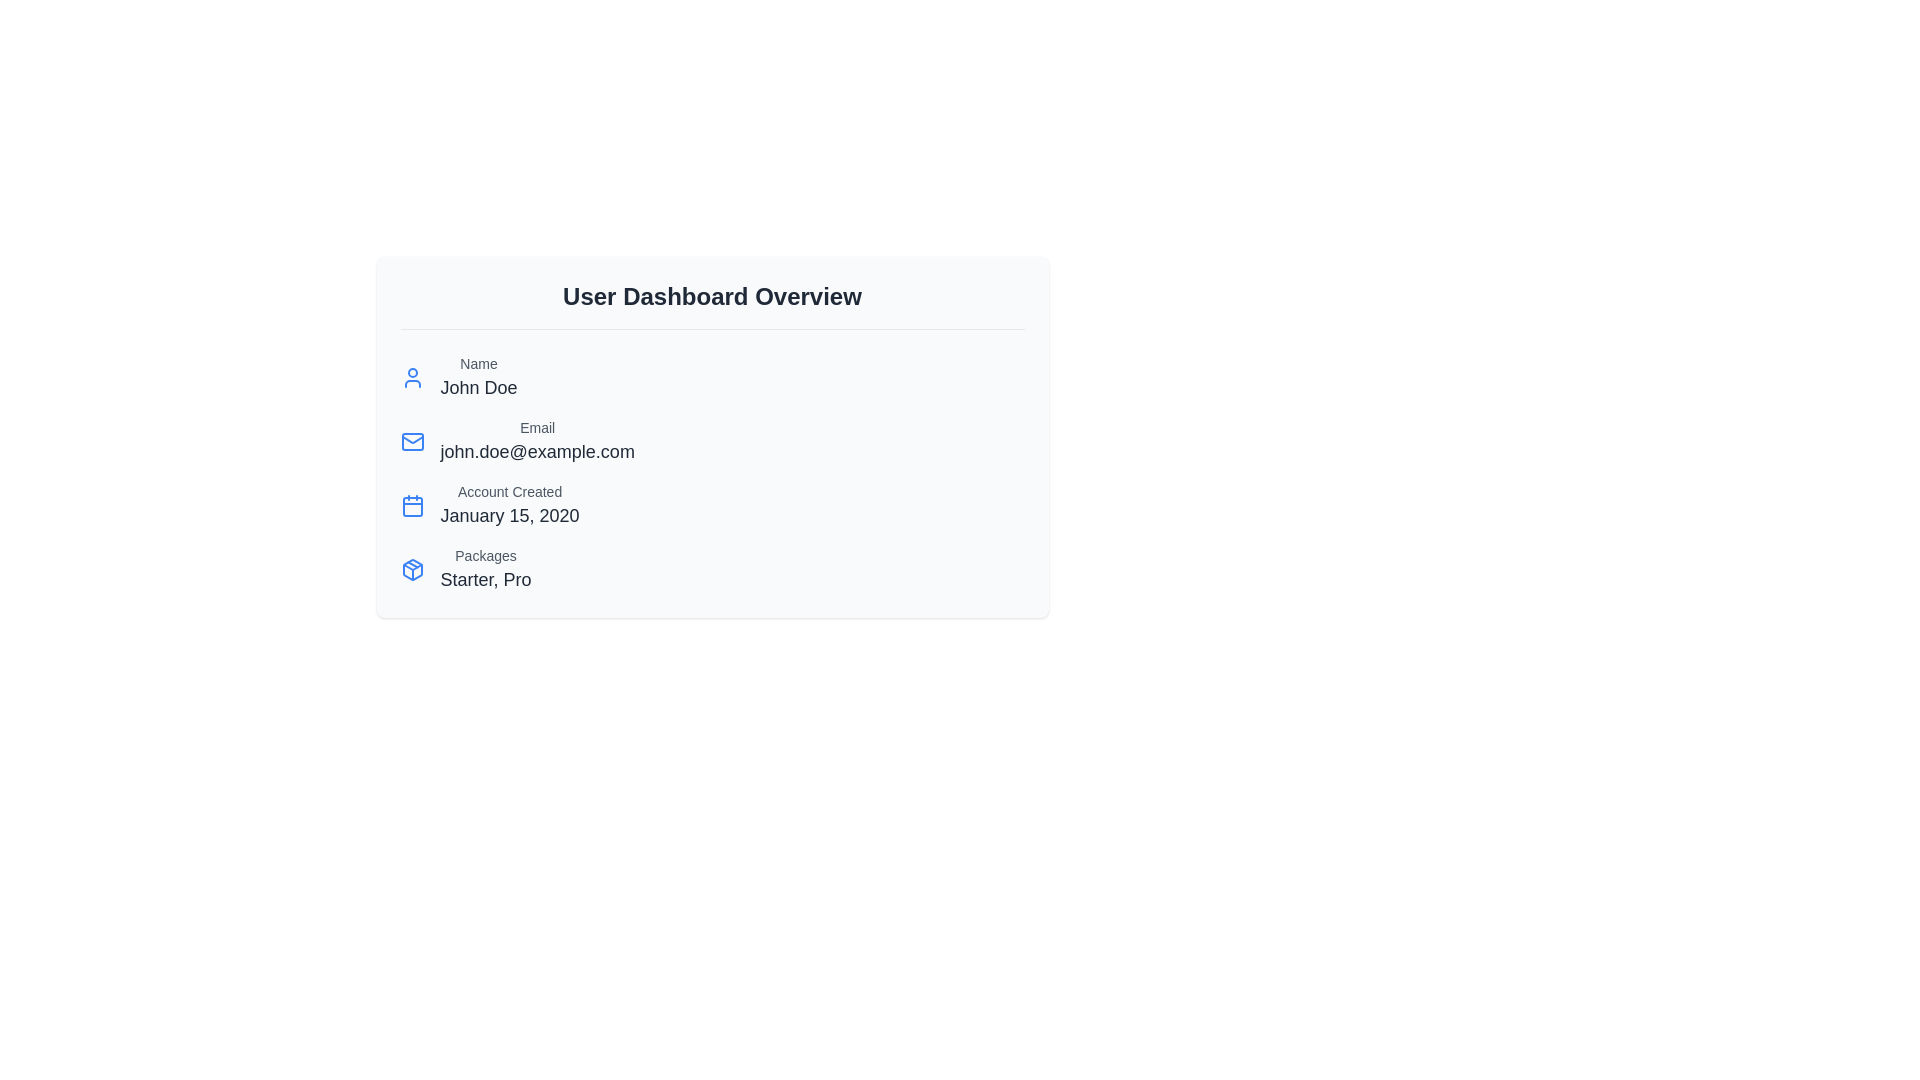 Image resolution: width=1920 pixels, height=1080 pixels. I want to click on the Text Label displaying the account creation date, located in the third row of the user dashboard details, below the 'Email' section and above the 'Packages' section, so click(510, 504).